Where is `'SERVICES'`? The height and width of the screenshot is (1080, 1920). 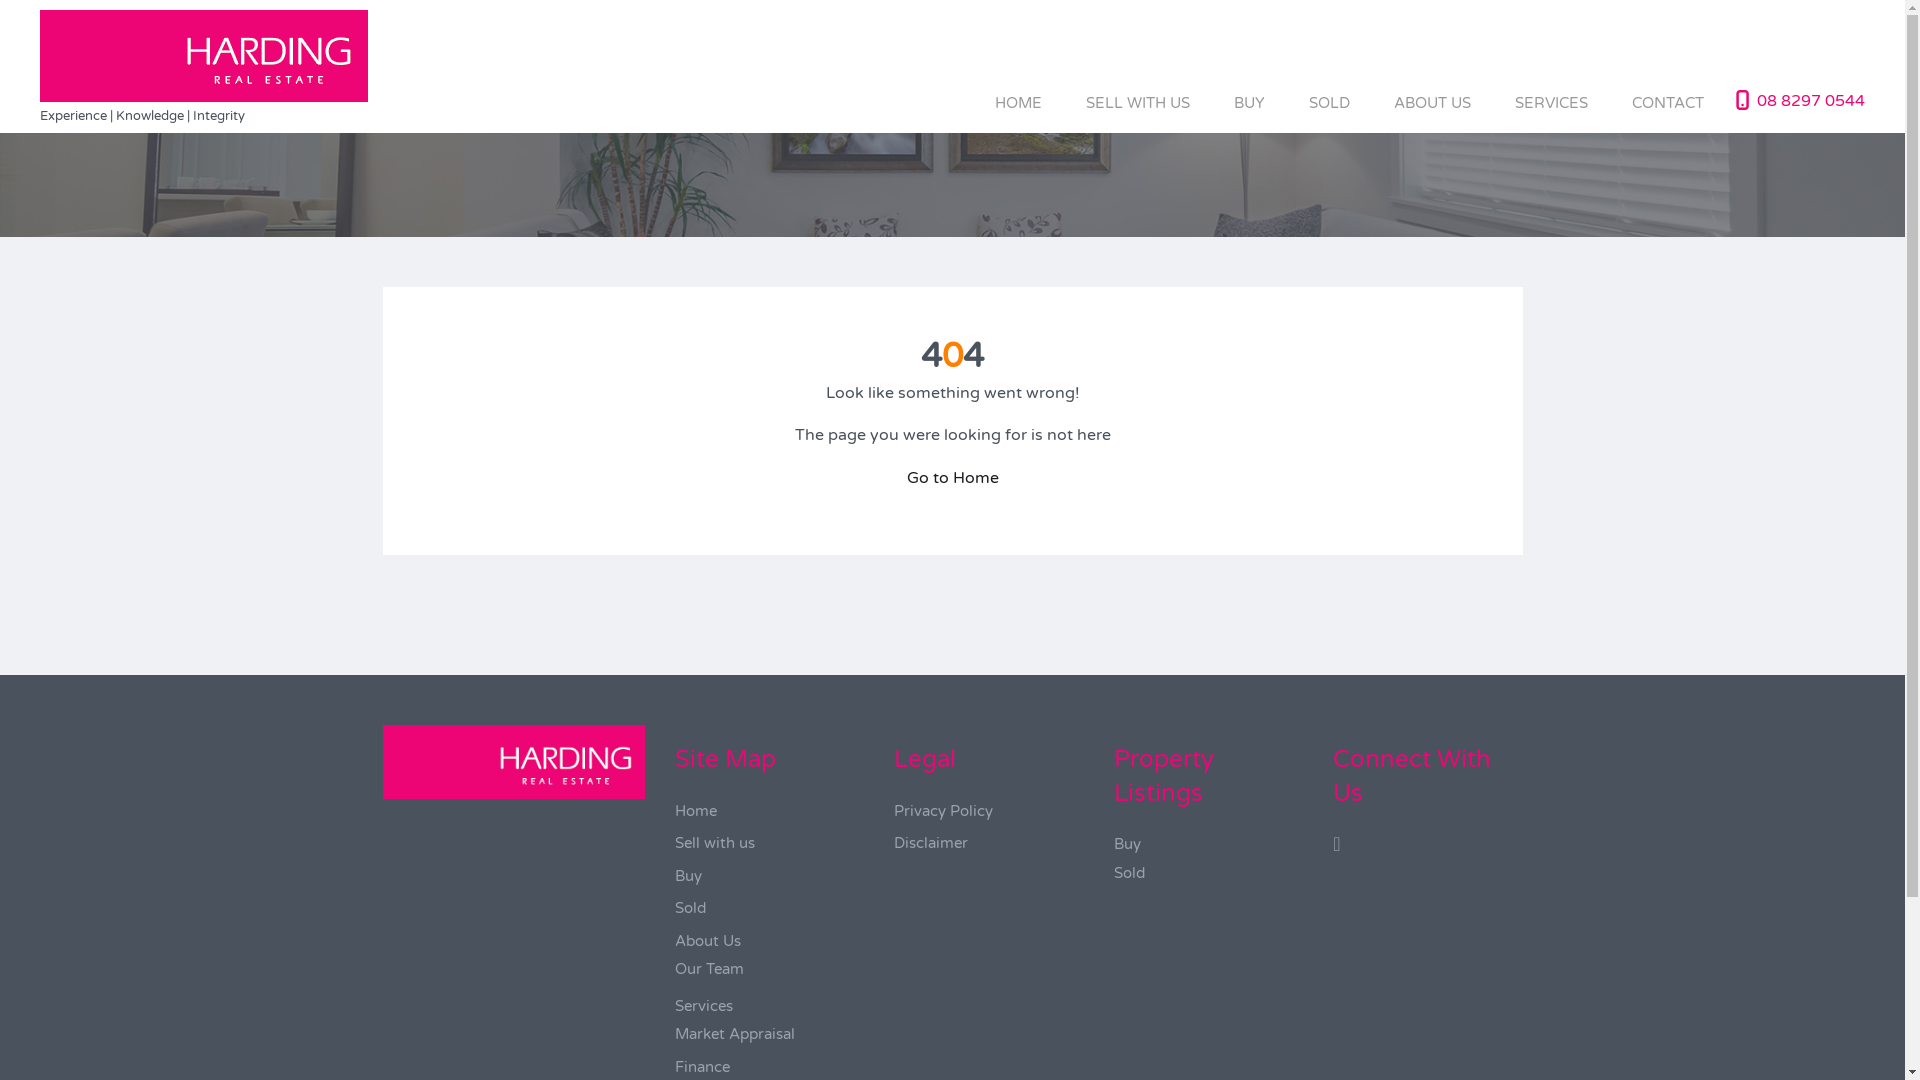
'SERVICES' is located at coordinates (1492, 102).